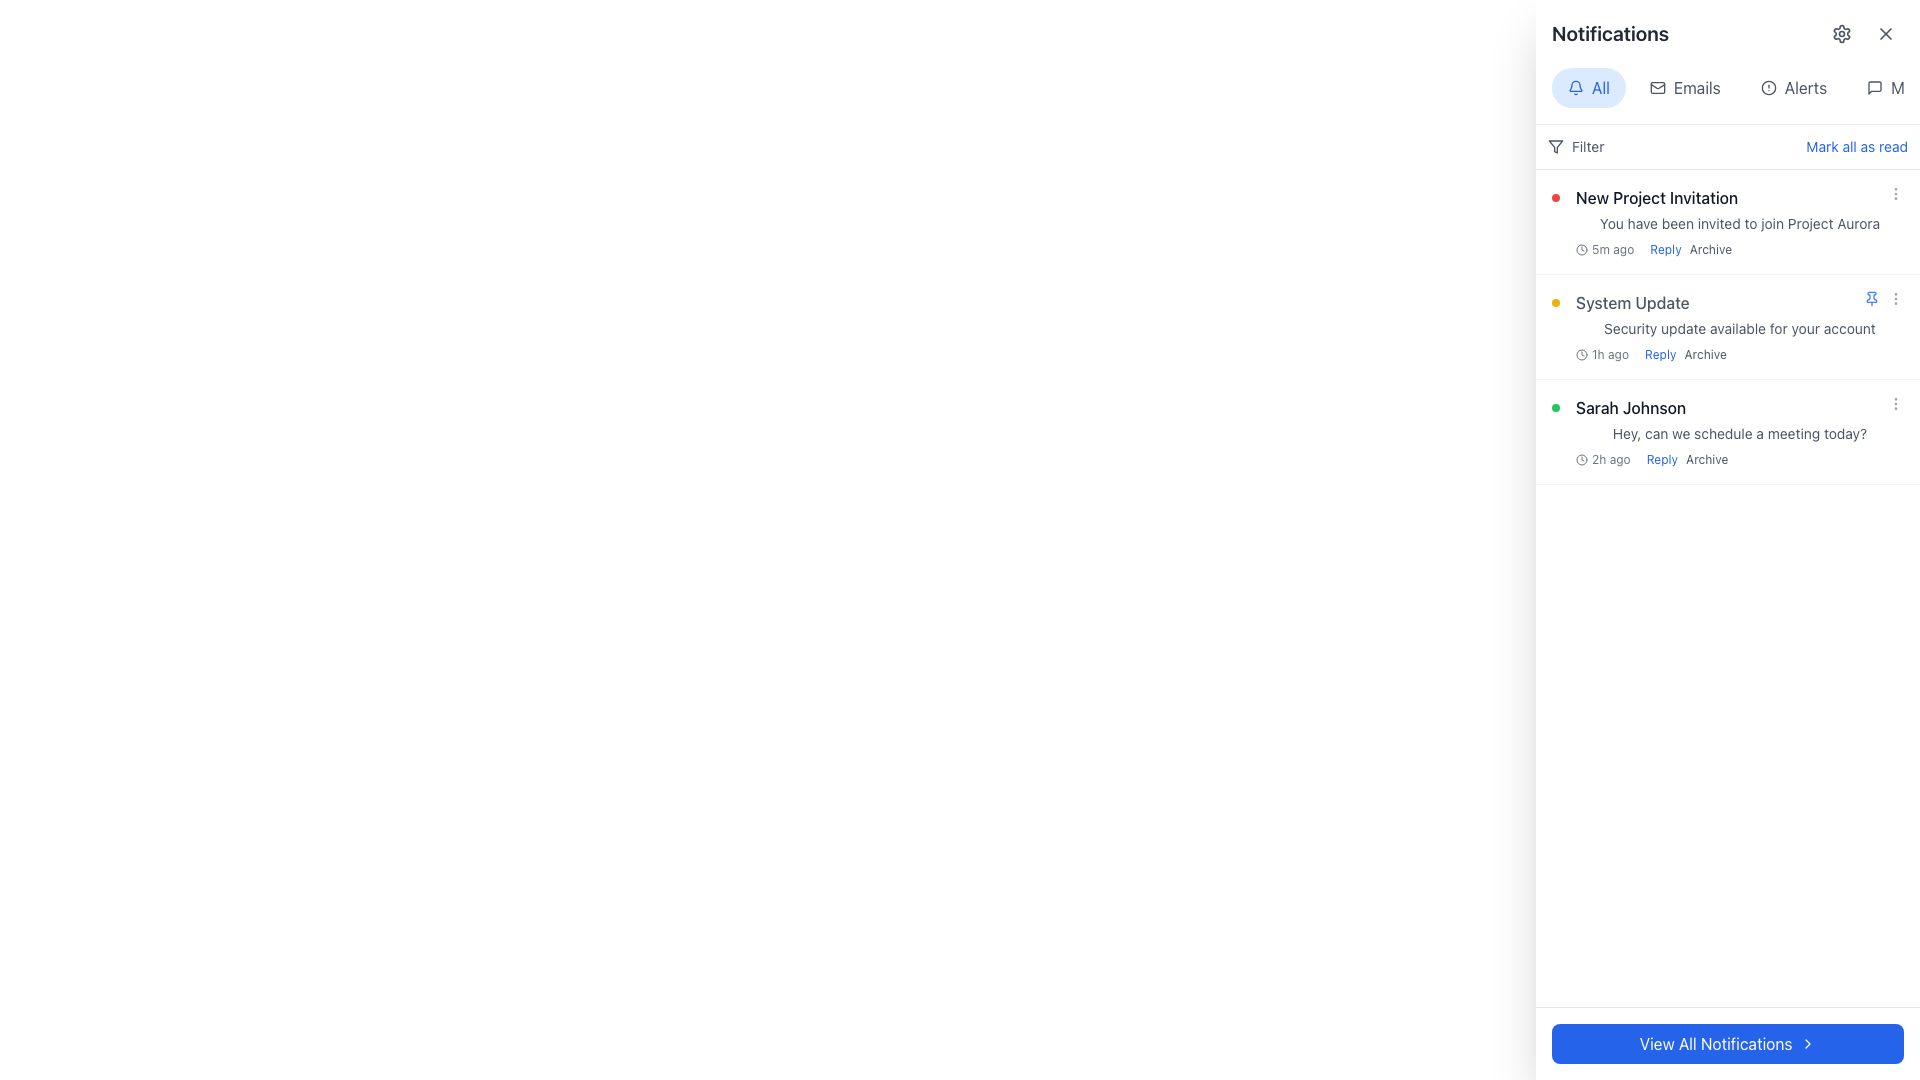  I want to click on the message-related icon located in the toolbar of the 'Notifications' panel, which is the fourth icon from the left, so click(1874, 87).